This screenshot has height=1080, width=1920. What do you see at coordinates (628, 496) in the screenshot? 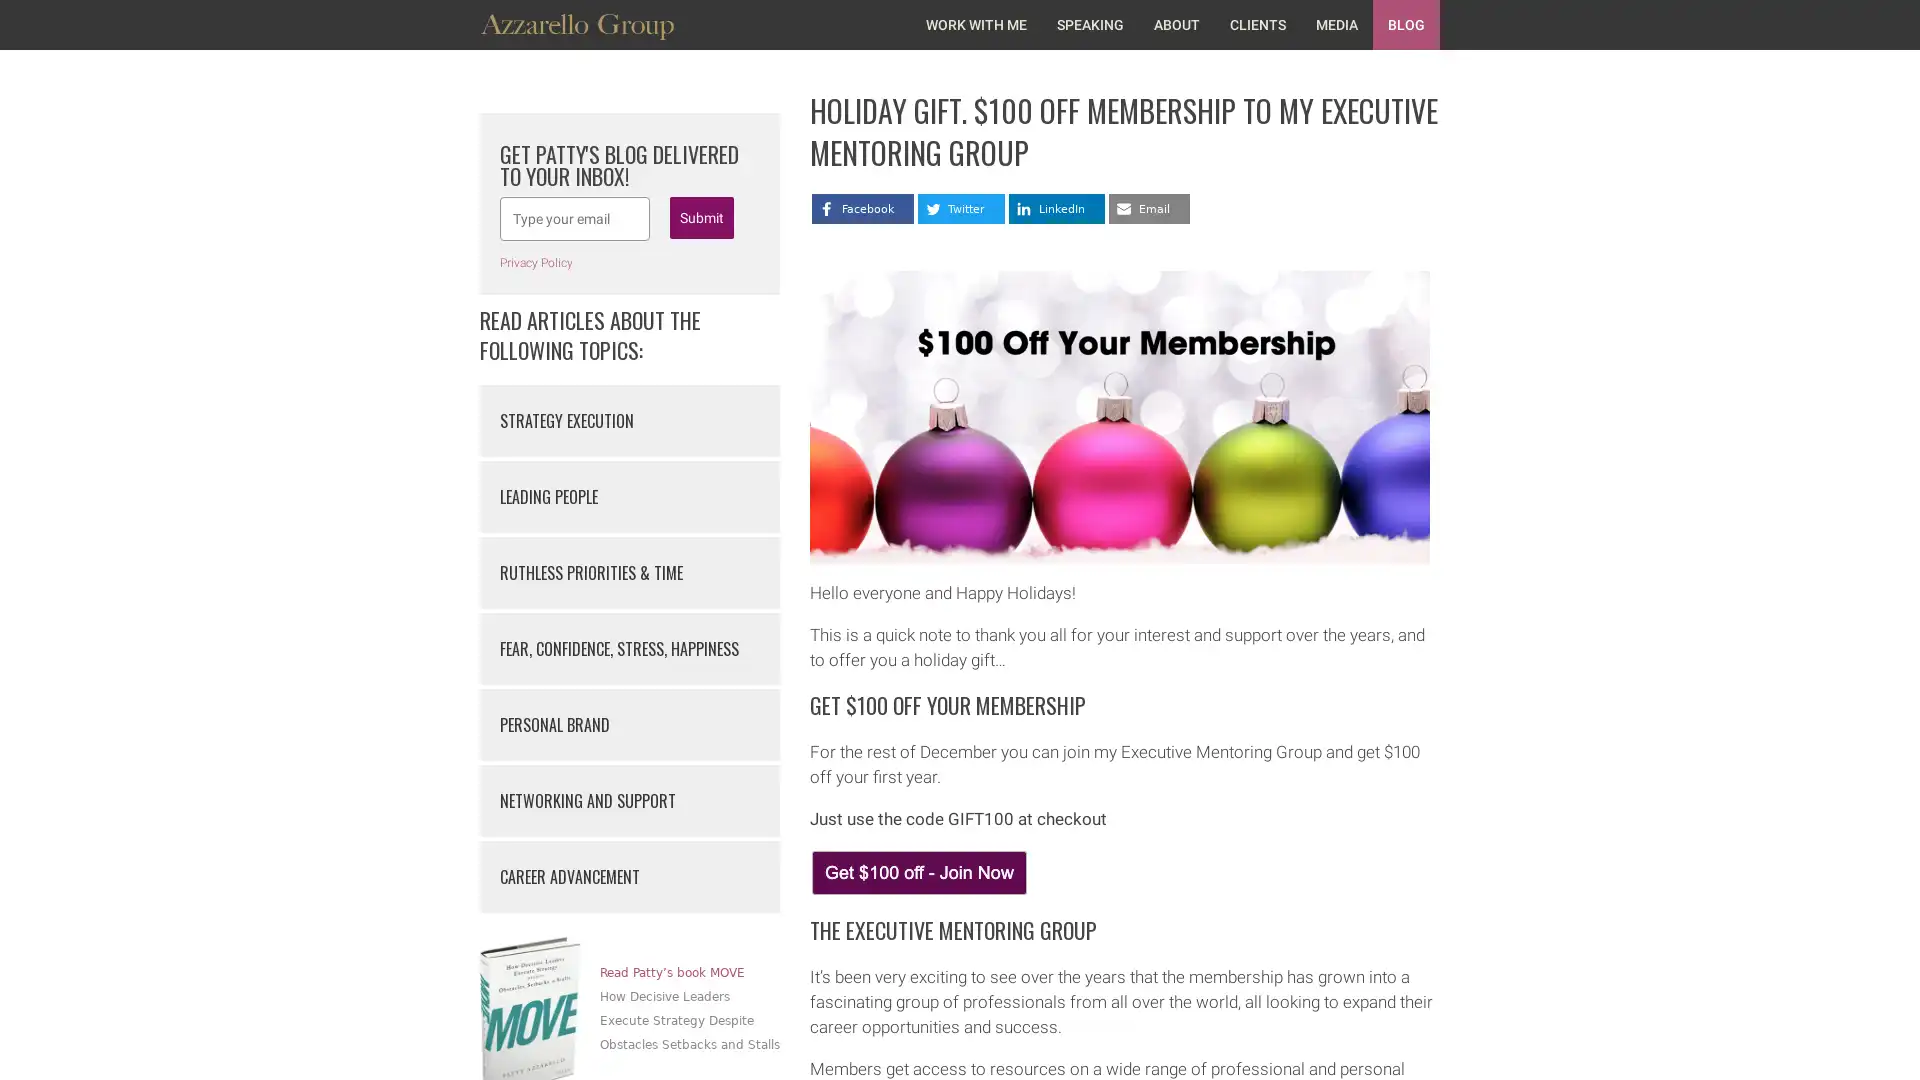
I see `LEADING PEOPLE` at bounding box center [628, 496].